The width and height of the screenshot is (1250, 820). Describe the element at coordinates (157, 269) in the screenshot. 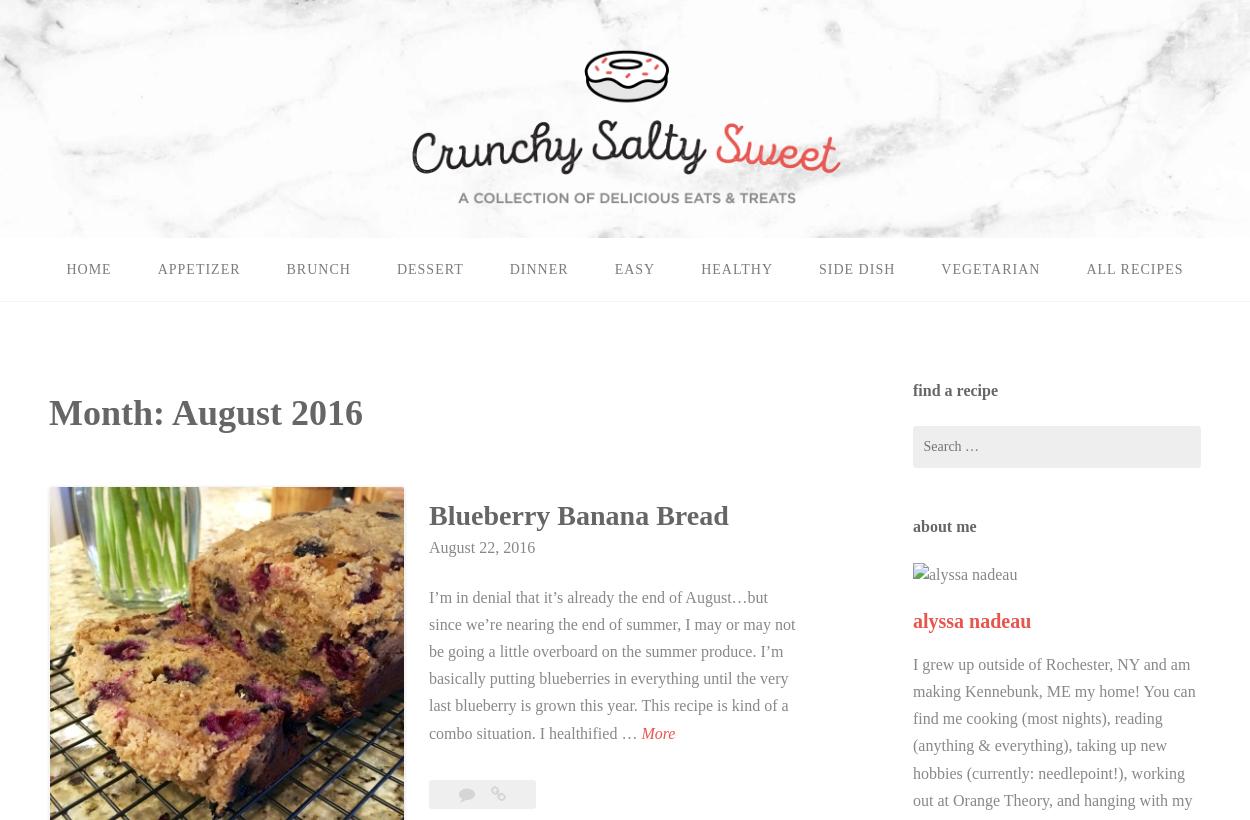

I see `'appetizer'` at that location.